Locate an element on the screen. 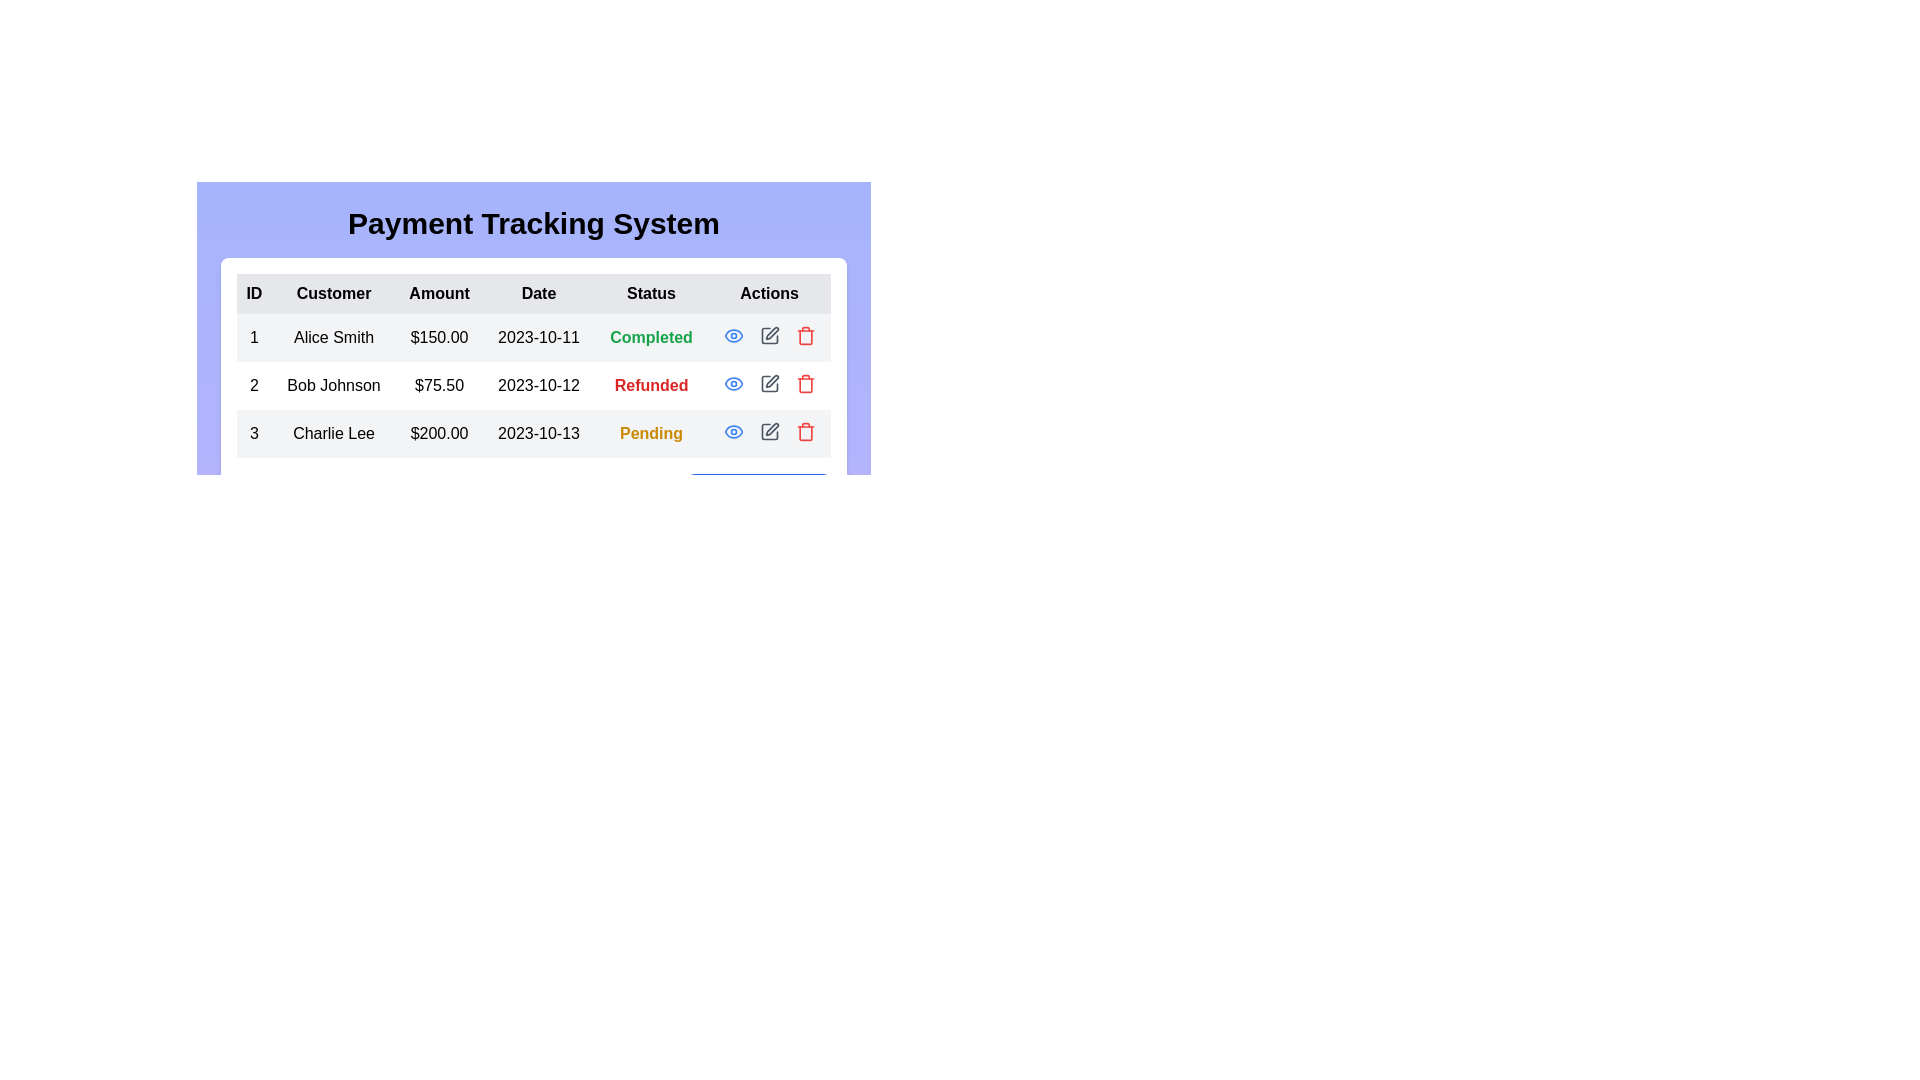 The height and width of the screenshot is (1080, 1920). the first row of the table, which has a light gray background and contains various information including a green and bold 'Completed' status indicator is located at coordinates (533, 337).